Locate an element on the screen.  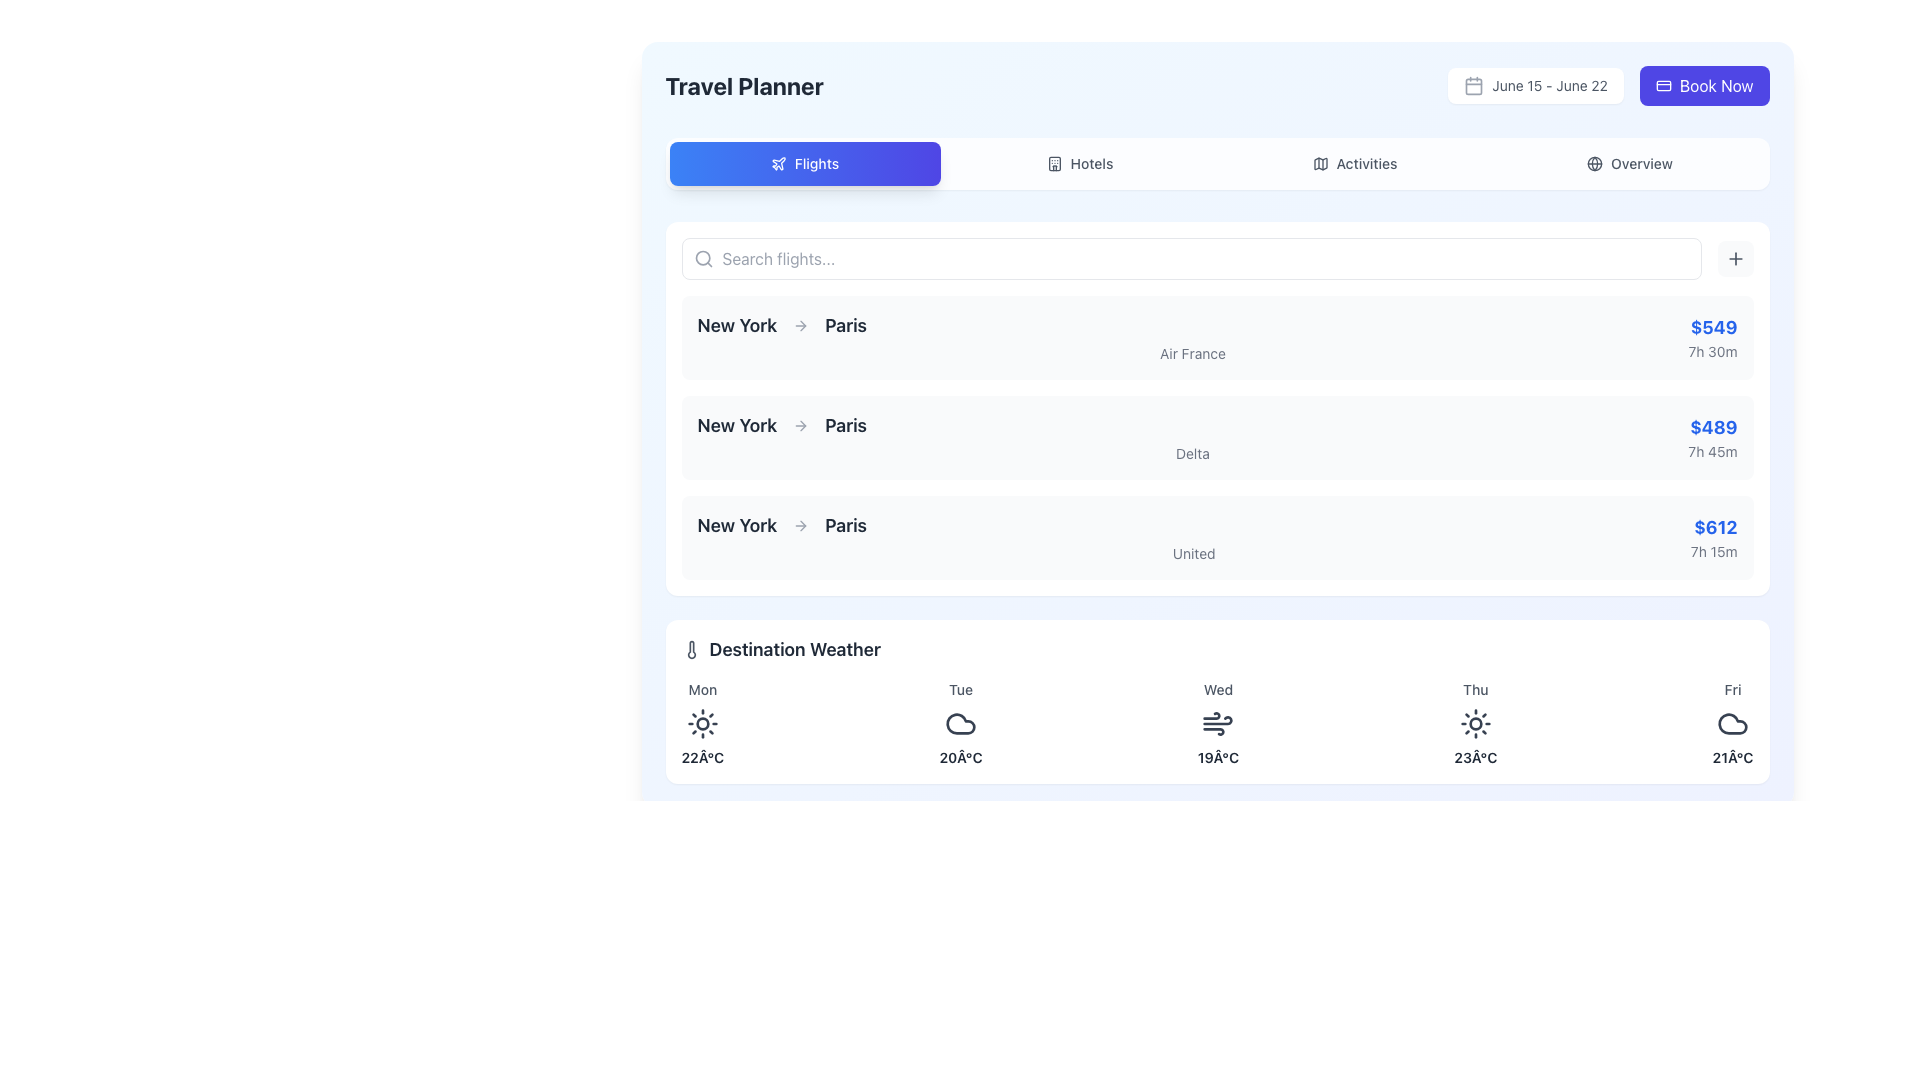
the Text Label displaying 'Thu', which is part of the weather forecast section and positioned above the sun icon and temperature value is located at coordinates (1475, 689).